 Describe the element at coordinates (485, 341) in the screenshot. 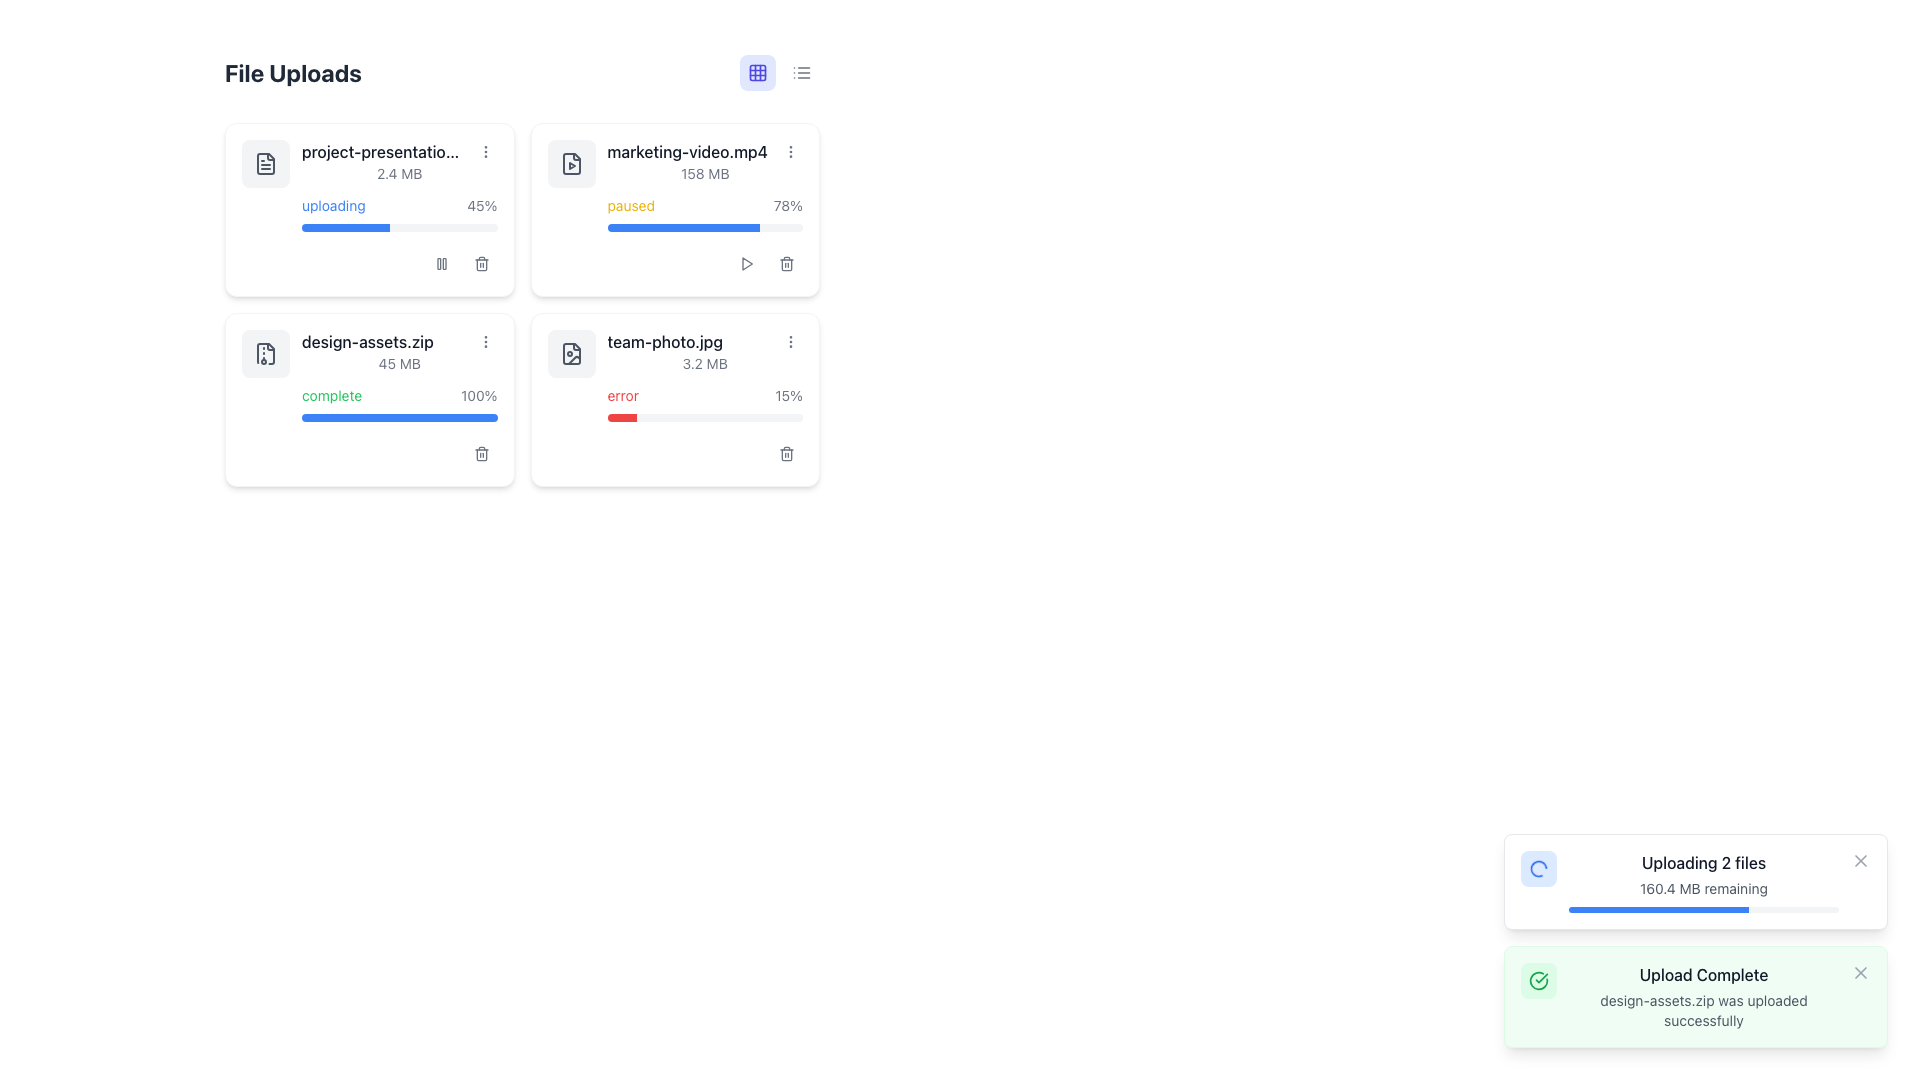

I see `the Button with an icon representation located to the right of 'design-assets.zip' to trigger visual feedback` at that location.